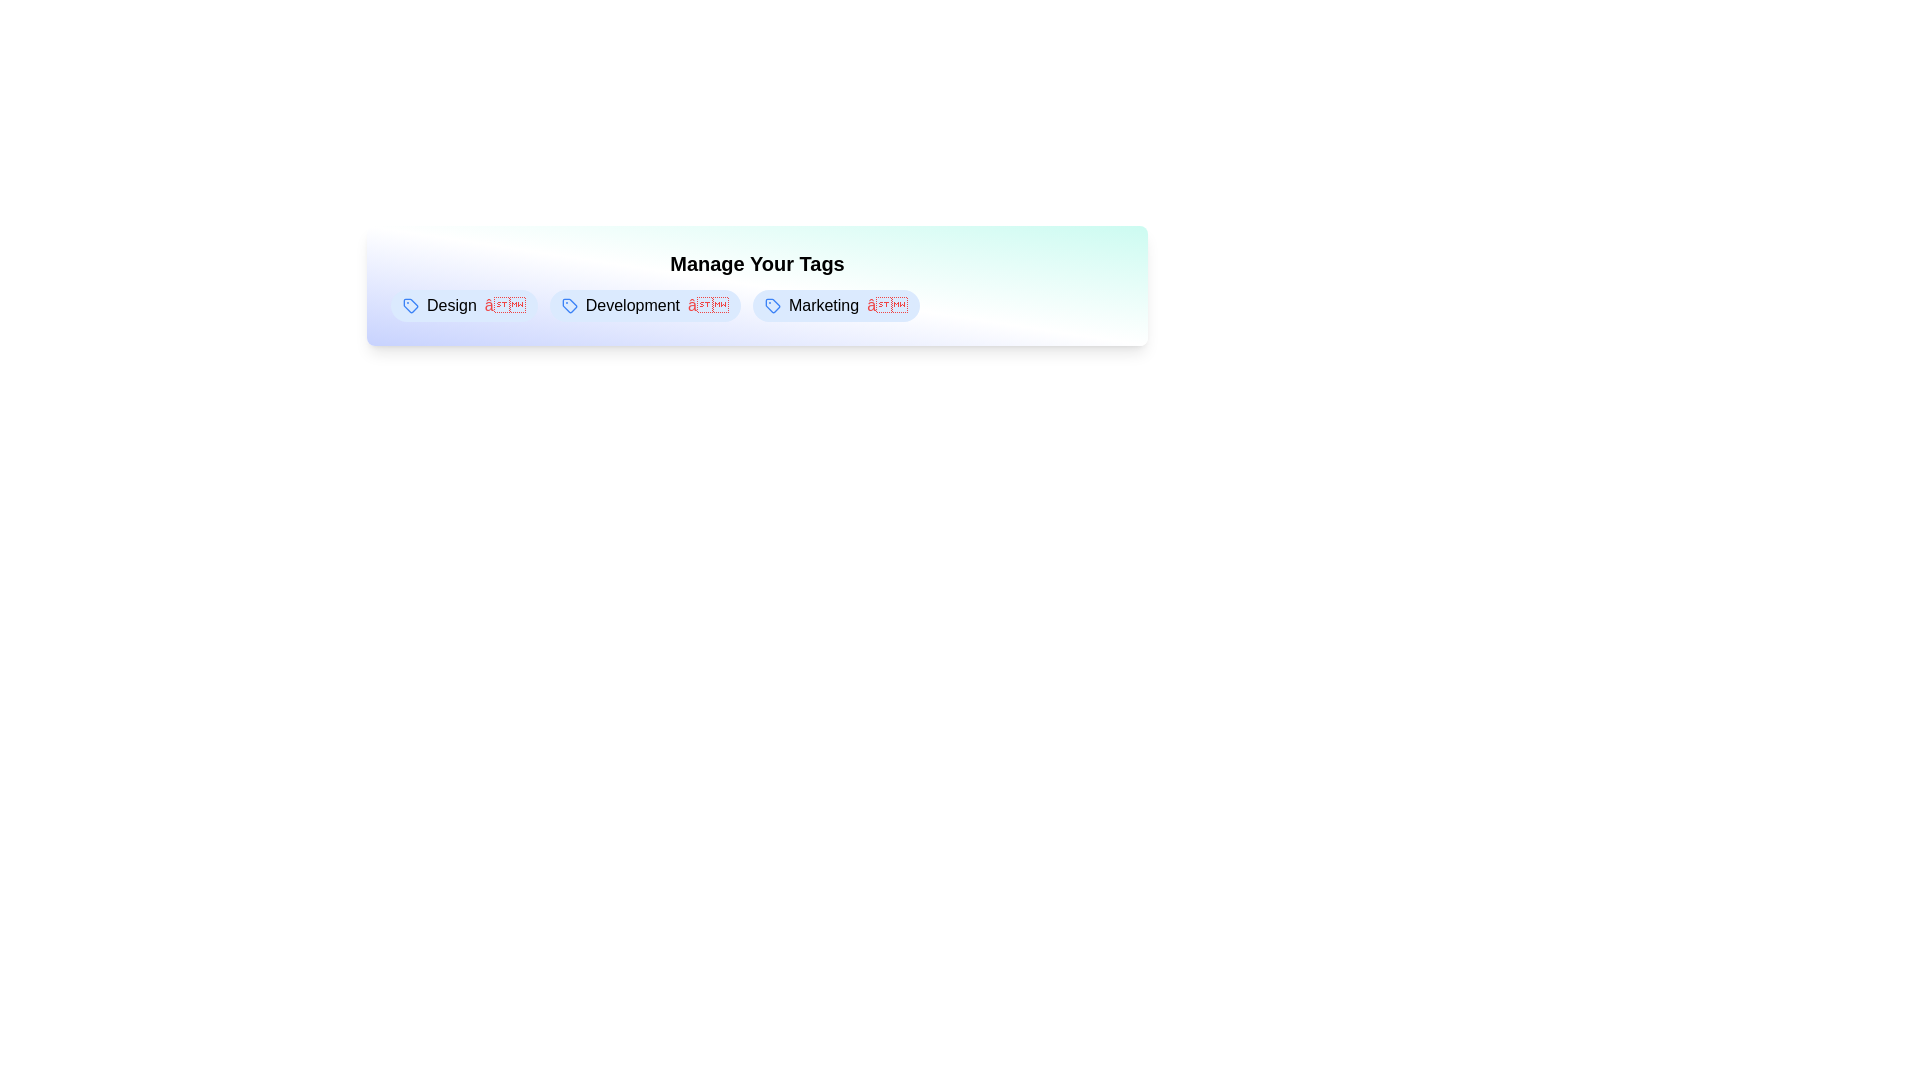 This screenshot has height=1080, width=1920. What do you see at coordinates (708, 305) in the screenshot?
I see `remove button next to the tag labeled Development` at bounding box center [708, 305].